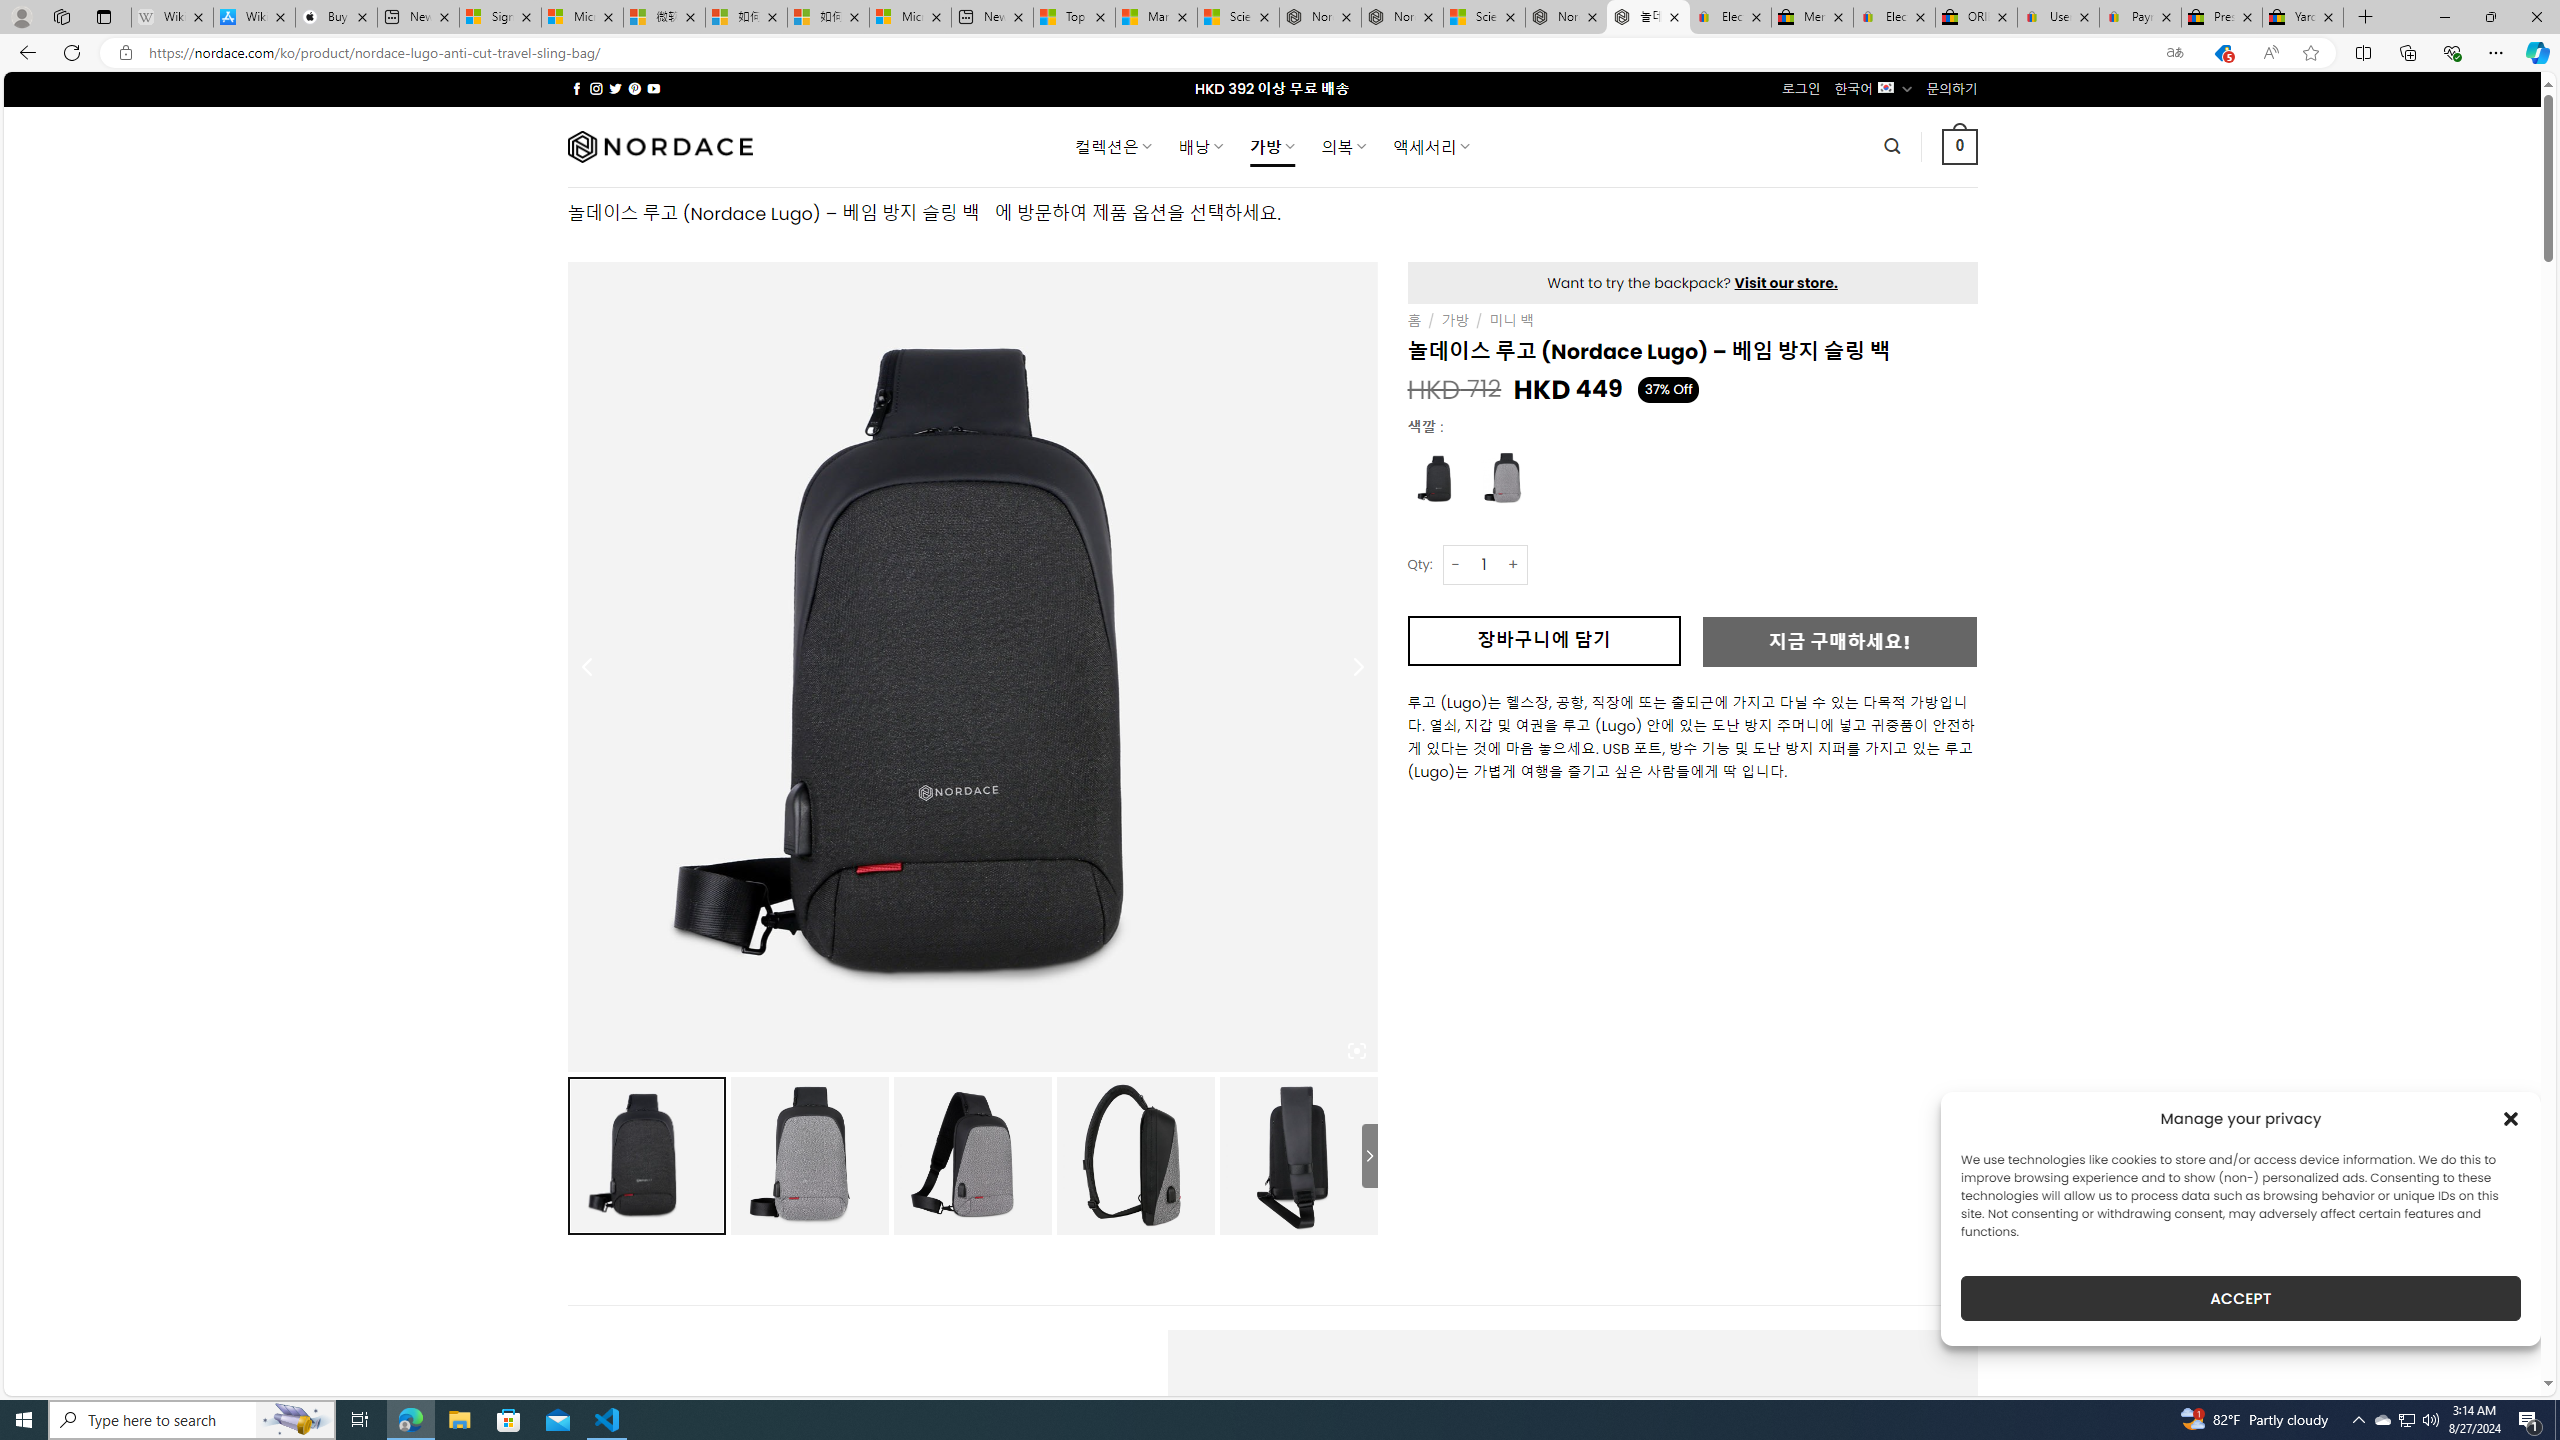 This screenshot has height=1440, width=2560. Describe the element at coordinates (2511, 1118) in the screenshot. I see `'Class: cmplz-close'` at that location.